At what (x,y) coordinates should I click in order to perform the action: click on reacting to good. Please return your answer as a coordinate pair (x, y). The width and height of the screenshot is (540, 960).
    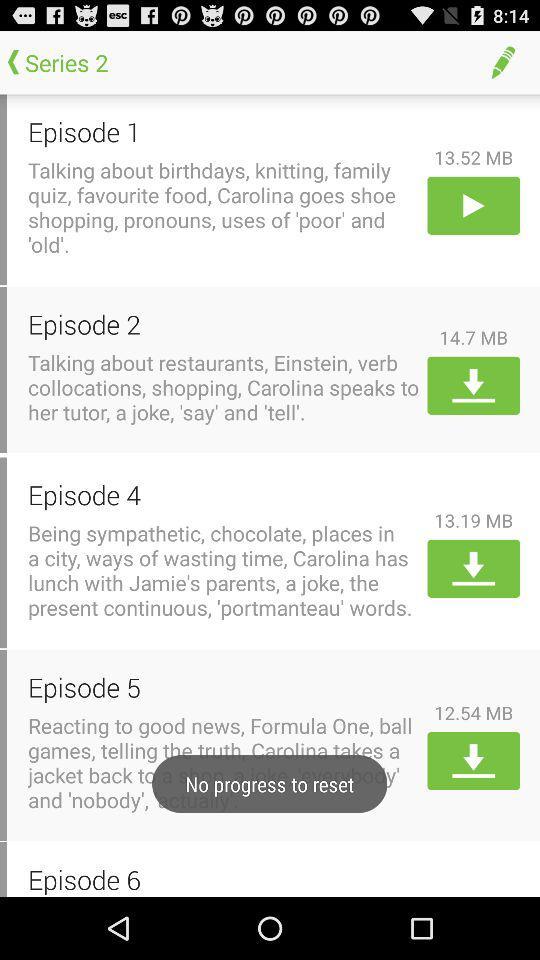
    Looking at the image, I should click on (223, 761).